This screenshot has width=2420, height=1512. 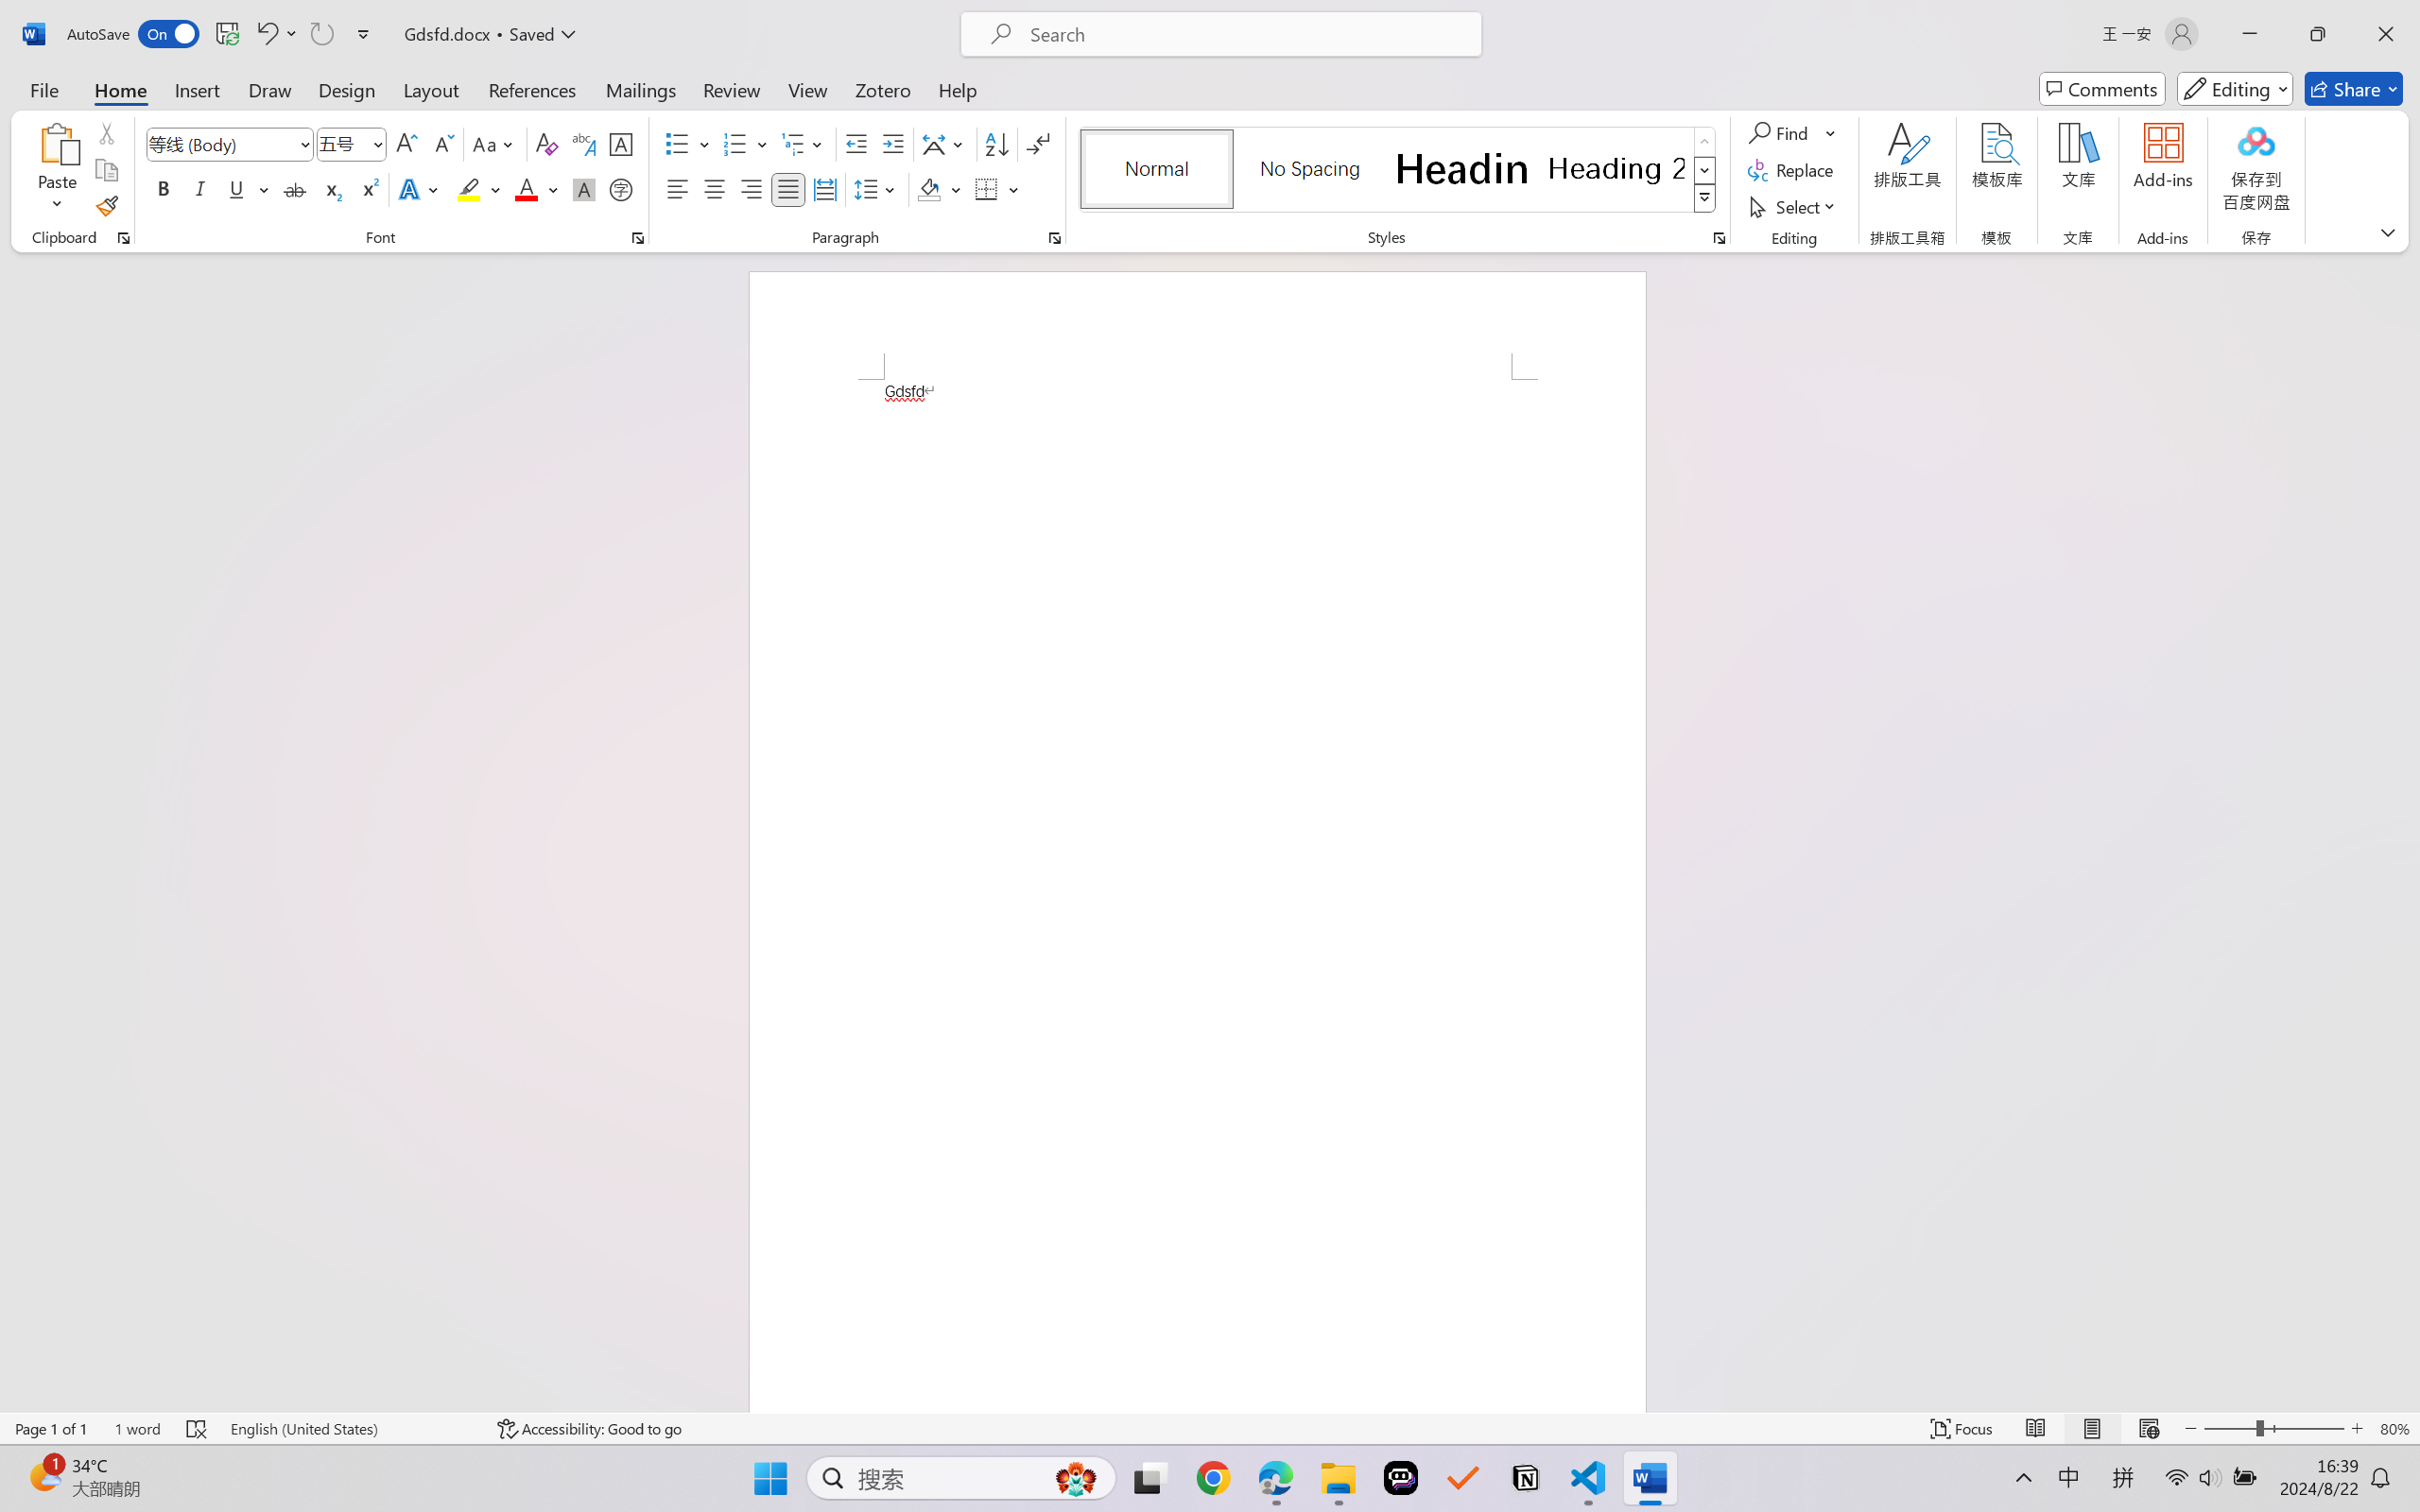 What do you see at coordinates (197, 1428) in the screenshot?
I see `'Spelling and Grammar Check Errors'` at bounding box center [197, 1428].